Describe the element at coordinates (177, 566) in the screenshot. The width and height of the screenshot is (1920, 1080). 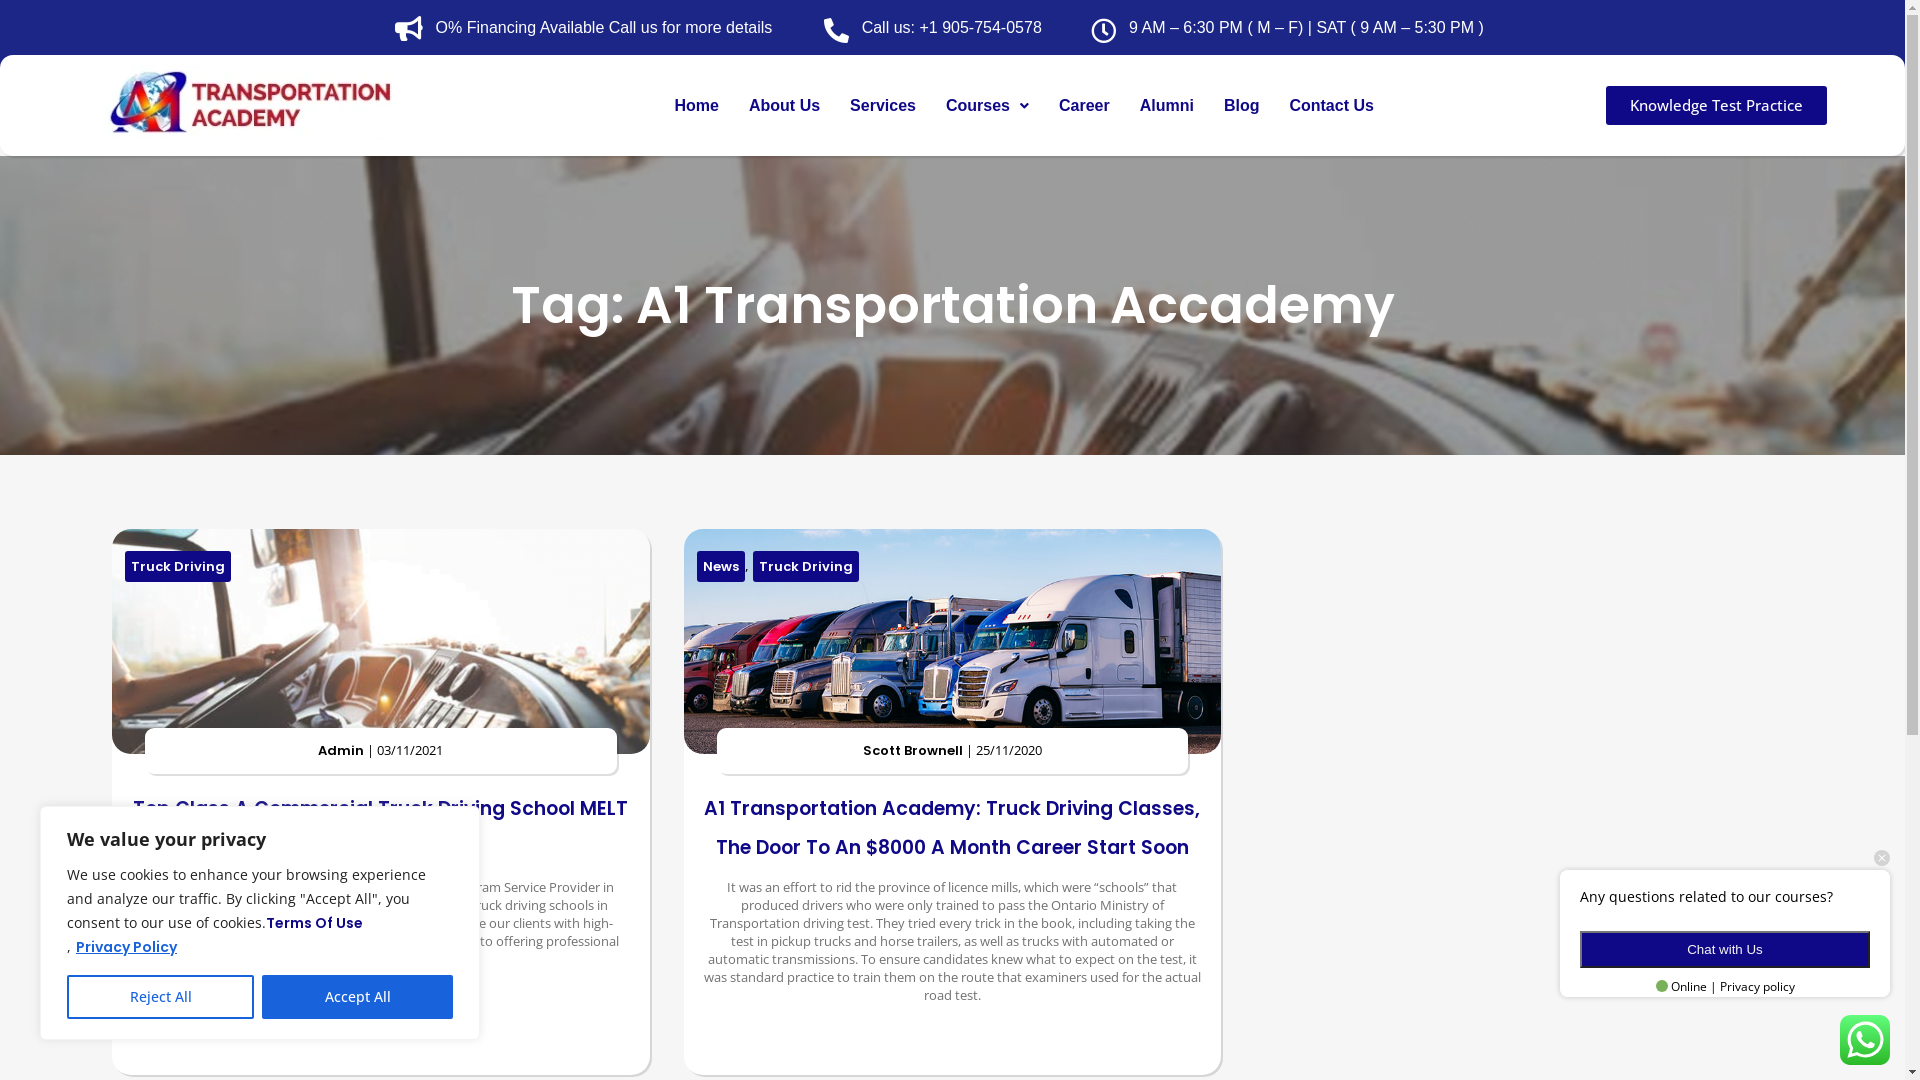
I see `'Truck Driving'` at that location.